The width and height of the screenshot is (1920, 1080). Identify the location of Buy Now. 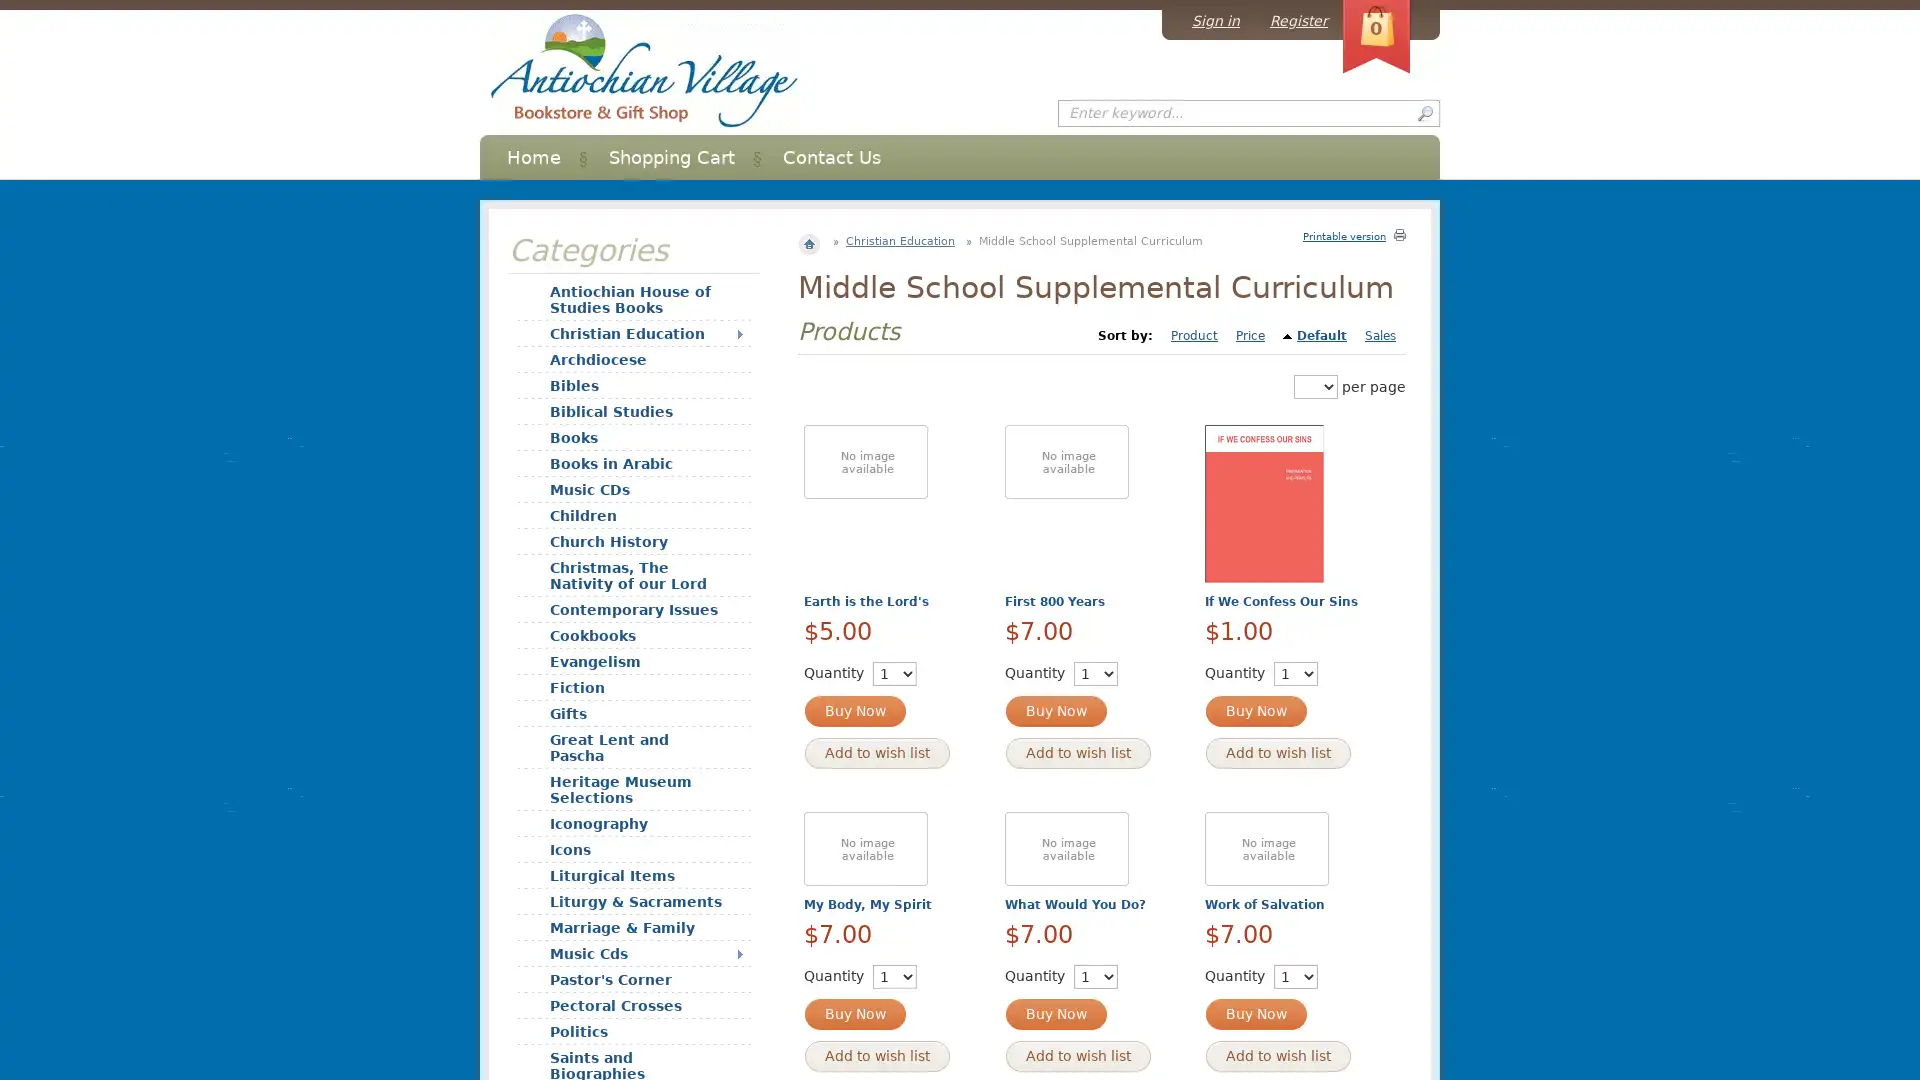
(855, 710).